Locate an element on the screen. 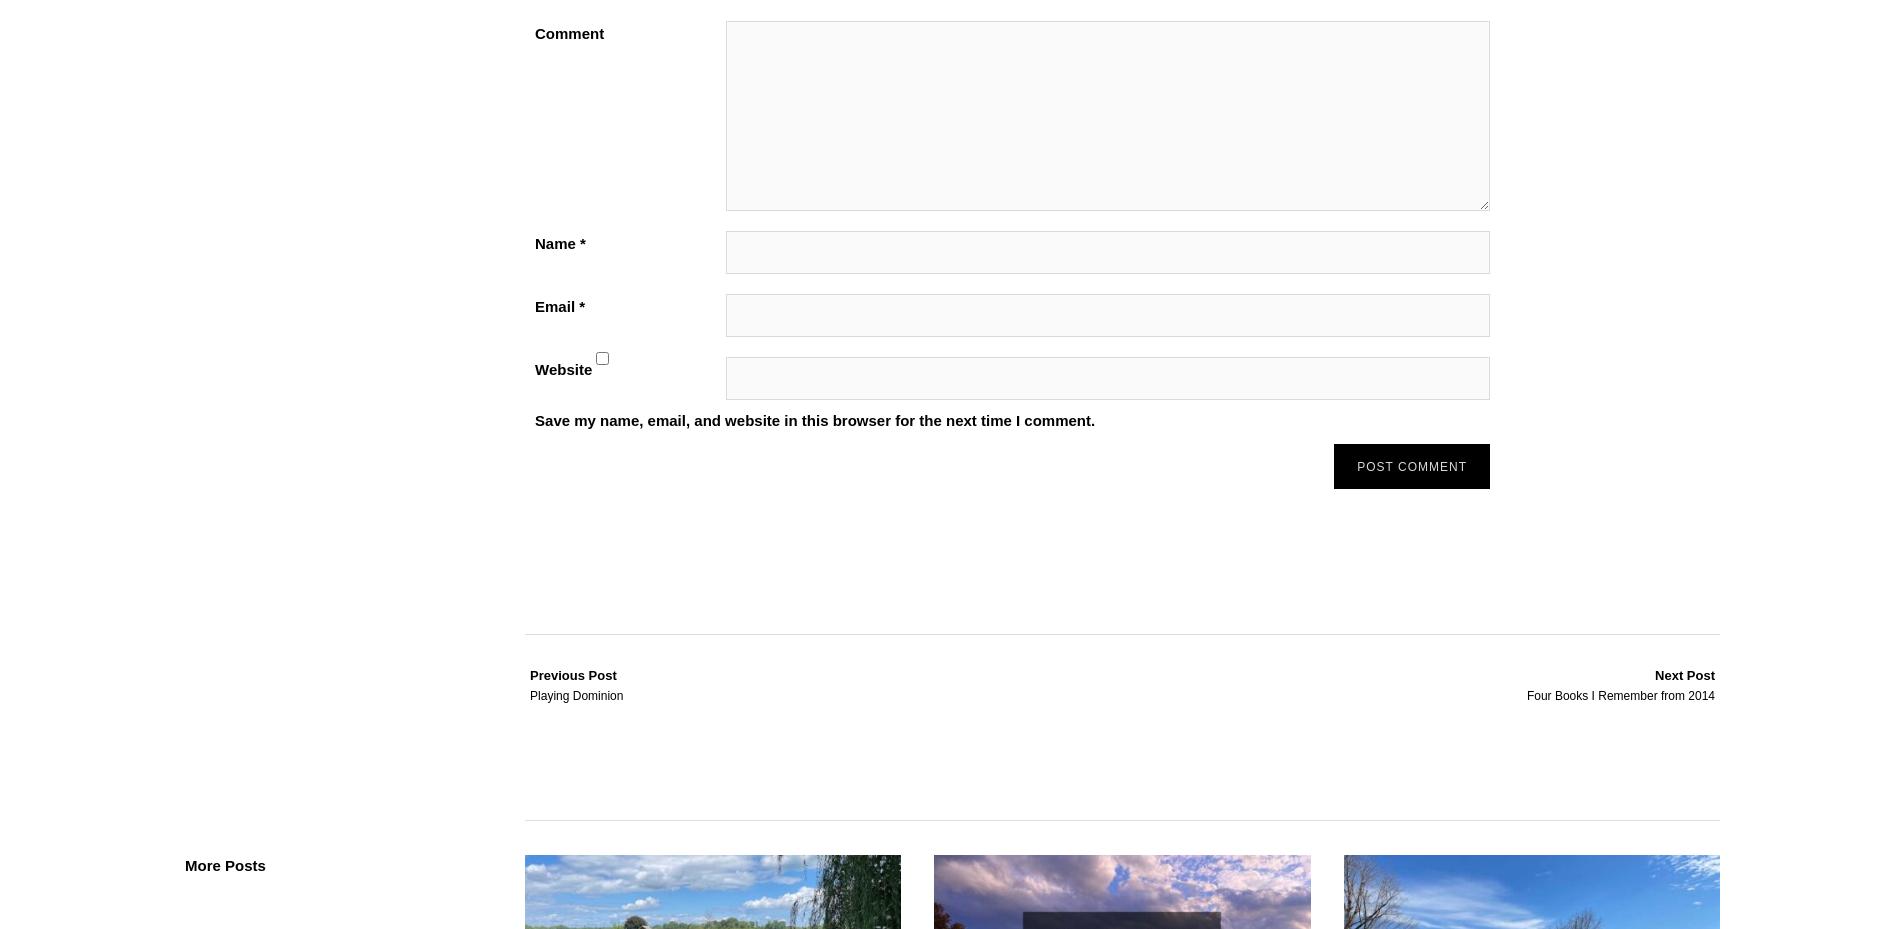 The height and width of the screenshot is (929, 1900). 'Website' is located at coordinates (563, 368).